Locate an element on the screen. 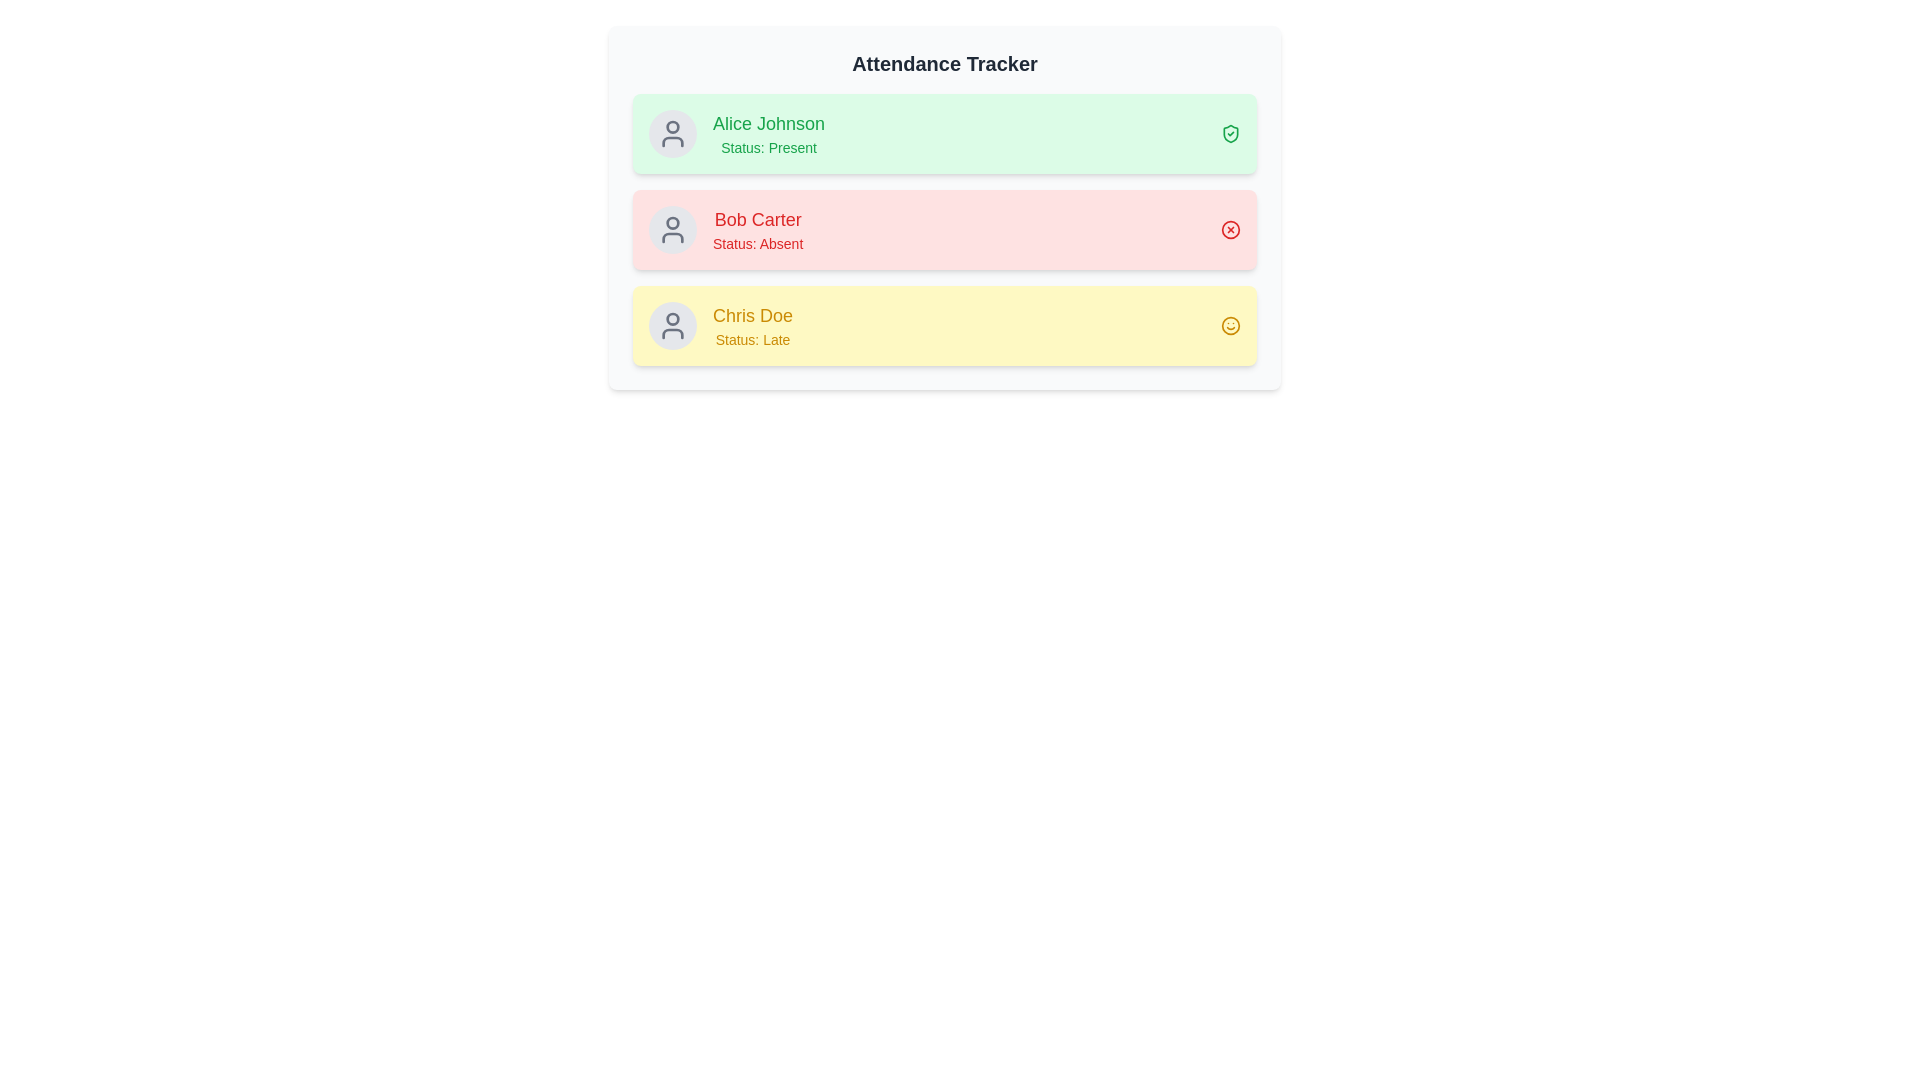 The image size is (1920, 1080). the circular head icon representing 'Bob Carter' in the Attendance Tracker interface is located at coordinates (672, 223).